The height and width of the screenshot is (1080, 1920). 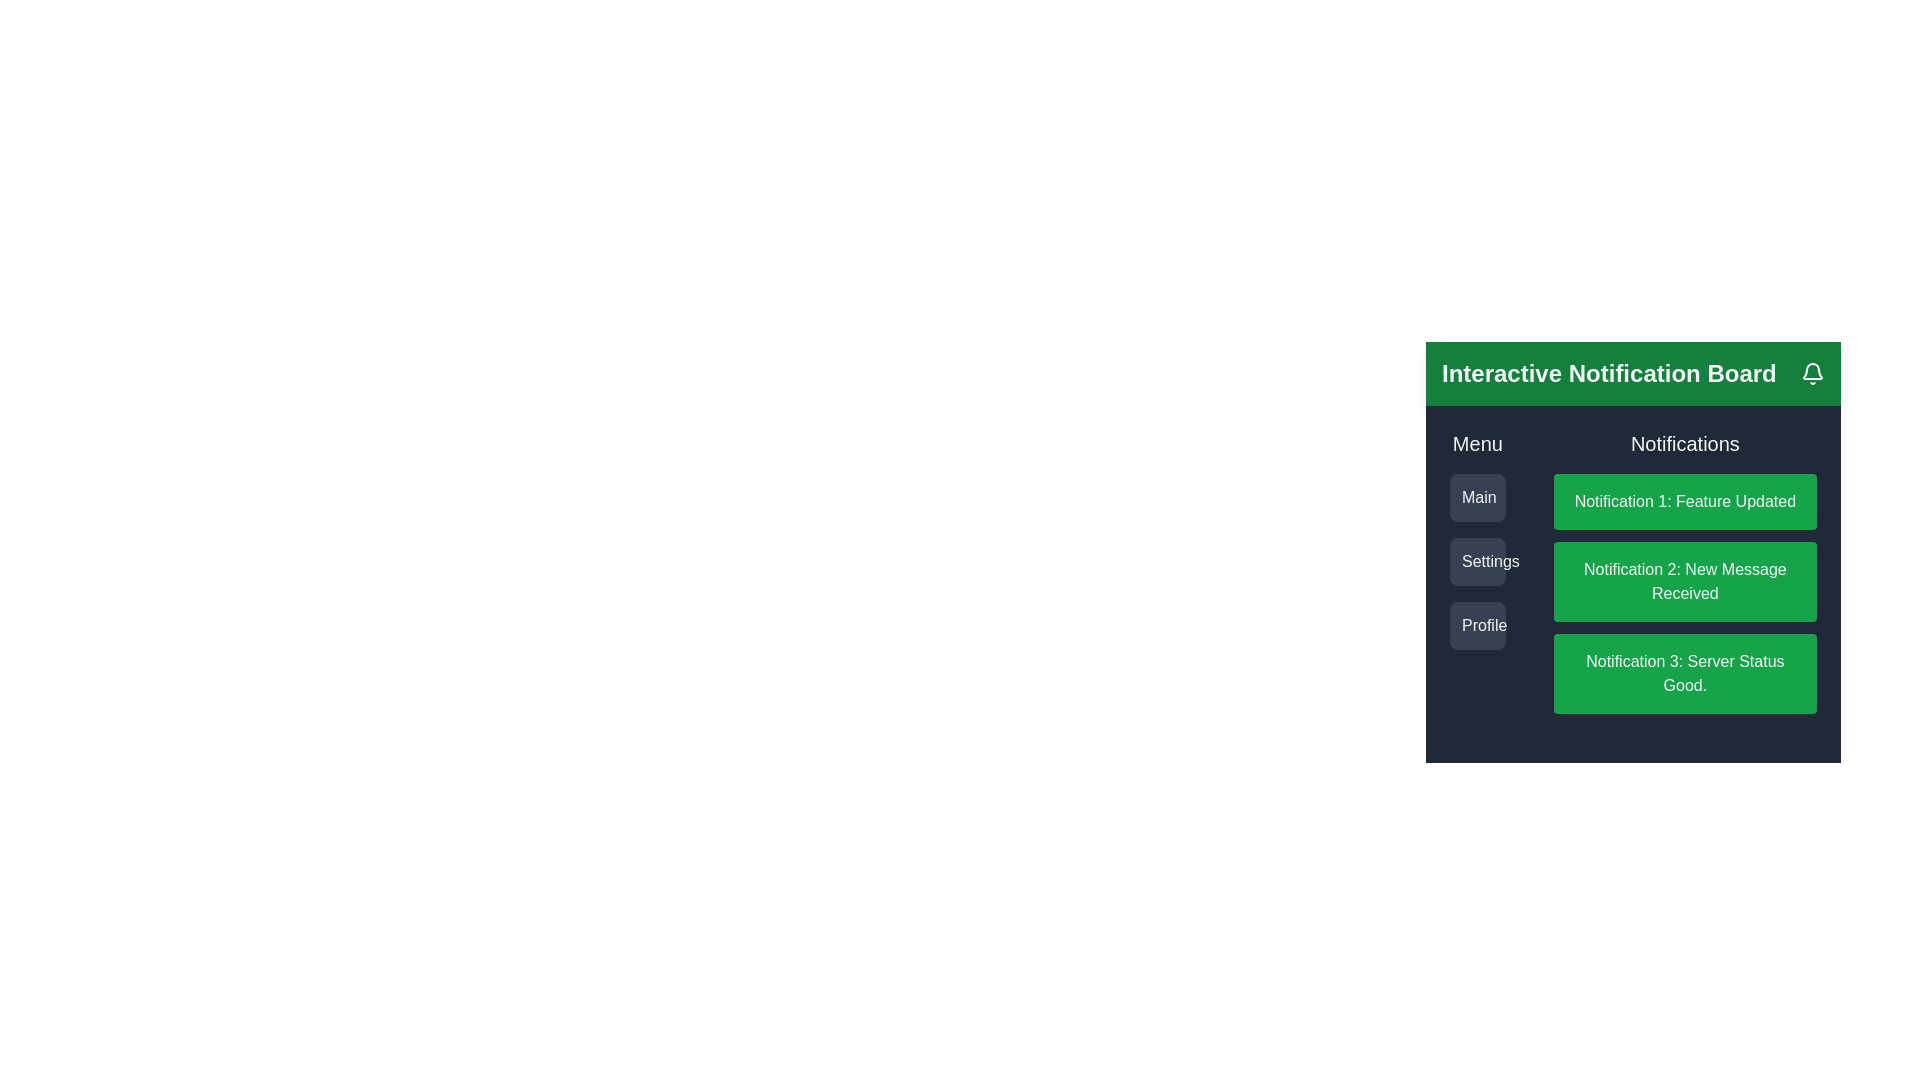 What do you see at coordinates (1684, 674) in the screenshot?
I see `the non-interactive notification button labeled 'Notification 3: Server Status Good.' which is the last in the vertical sequence within the 'Notifications' section` at bounding box center [1684, 674].